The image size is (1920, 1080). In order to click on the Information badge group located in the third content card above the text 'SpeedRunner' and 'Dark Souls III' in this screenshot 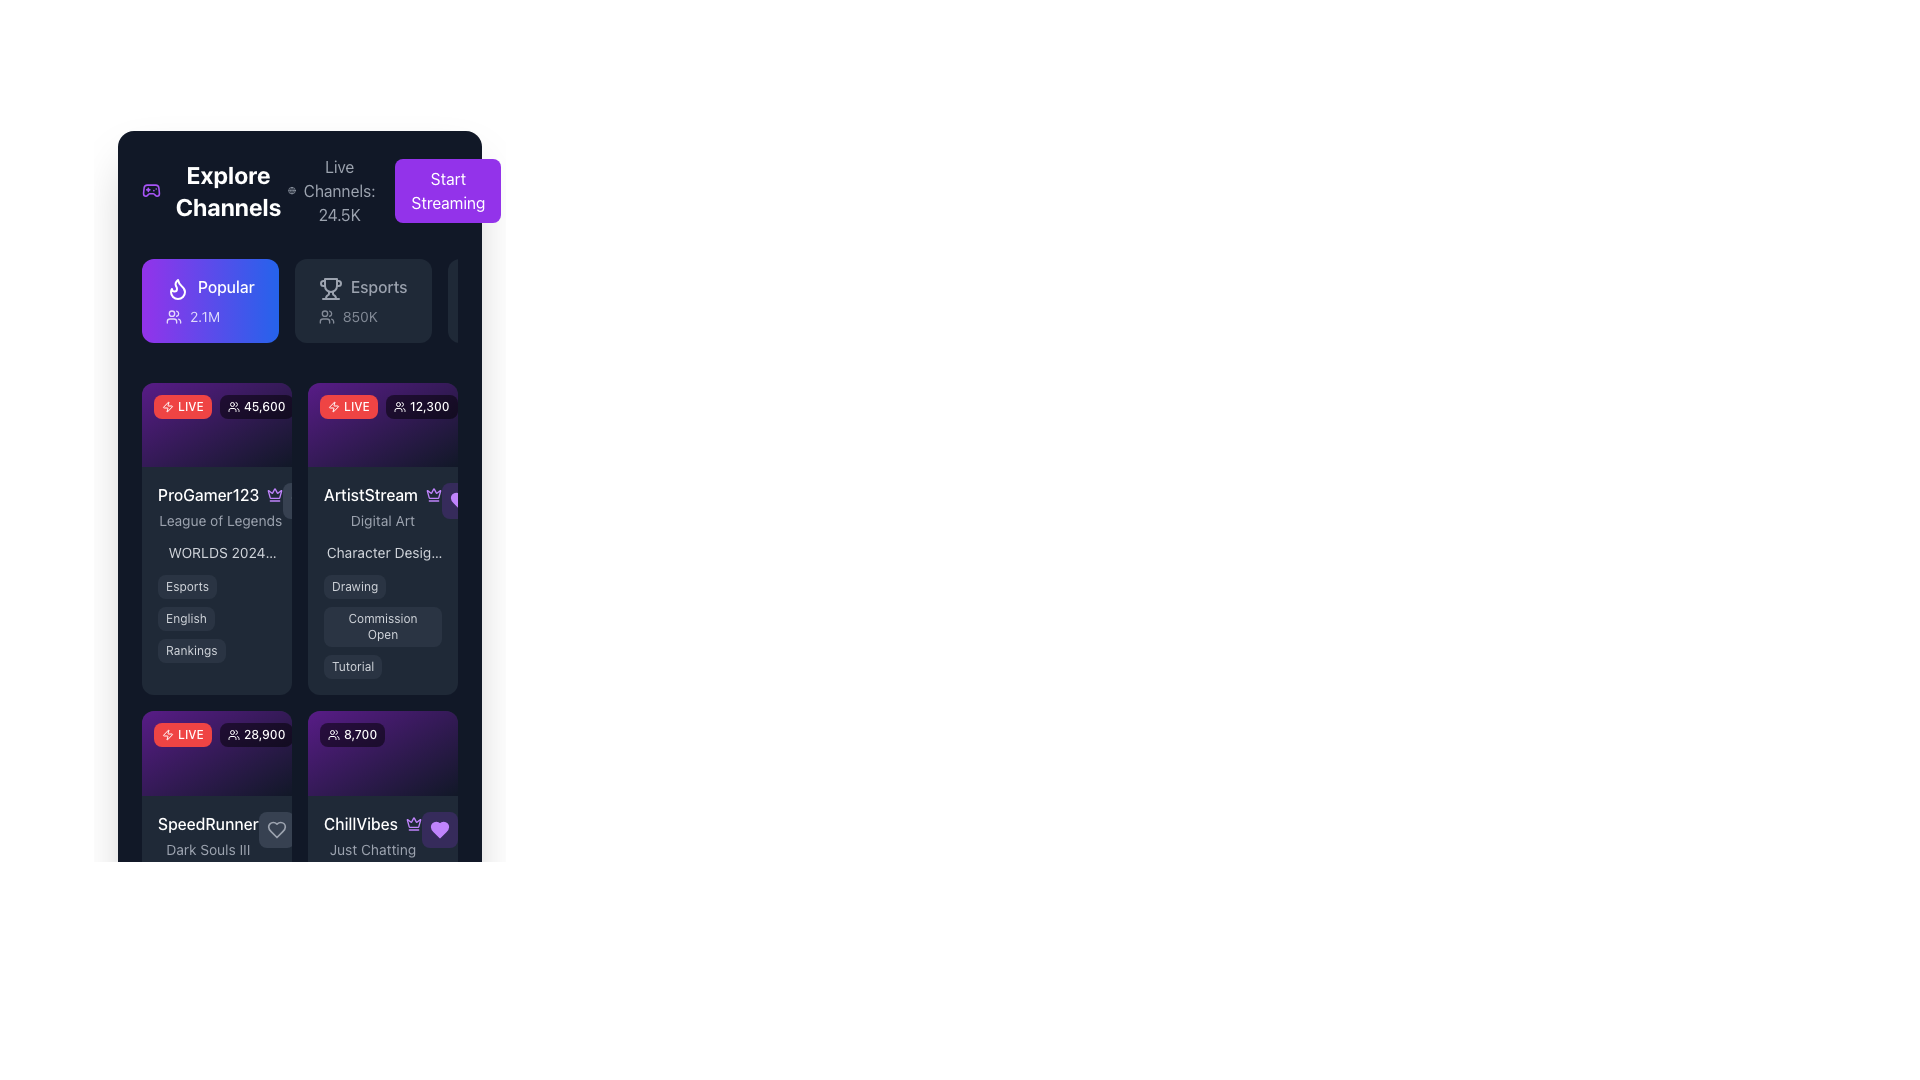, I will do `click(216, 752)`.